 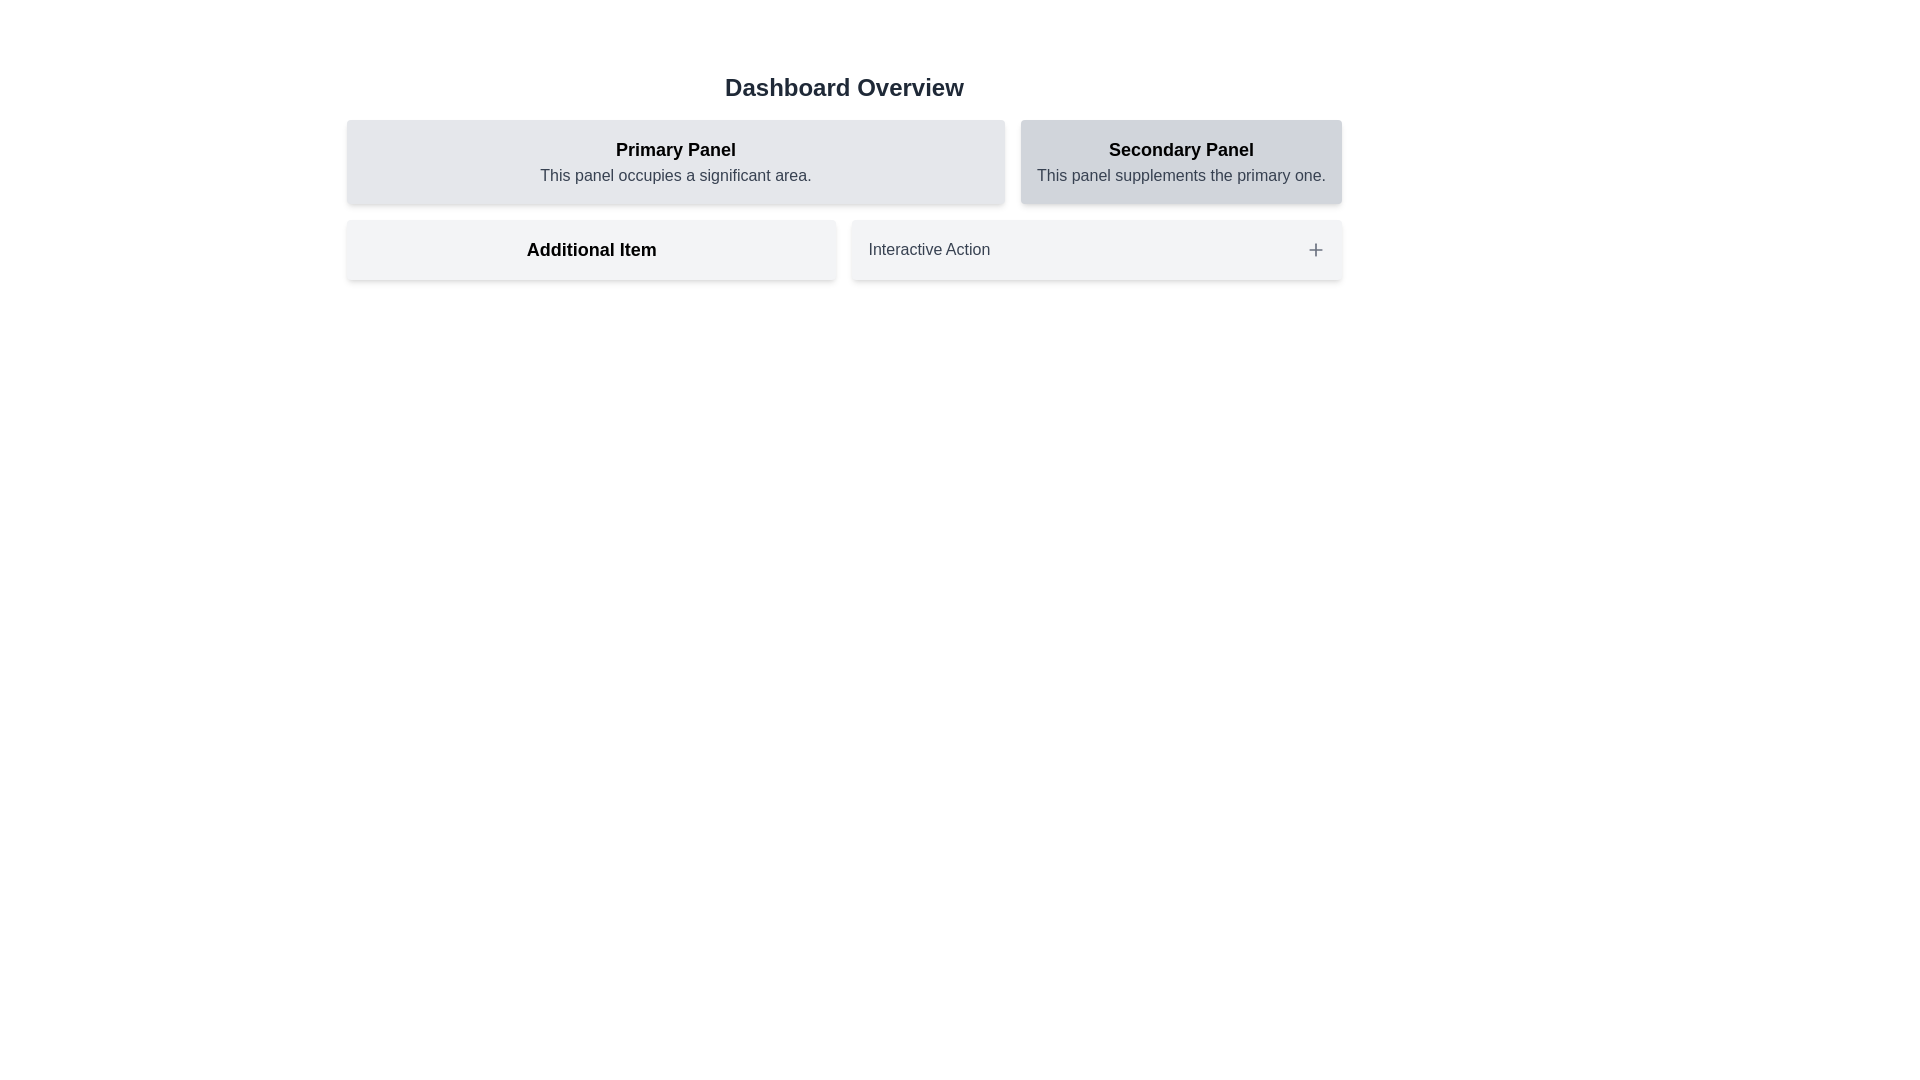 I want to click on the text label displaying 'Additional Item' located at the top center of the left panel under the header section, so click(x=590, y=249).